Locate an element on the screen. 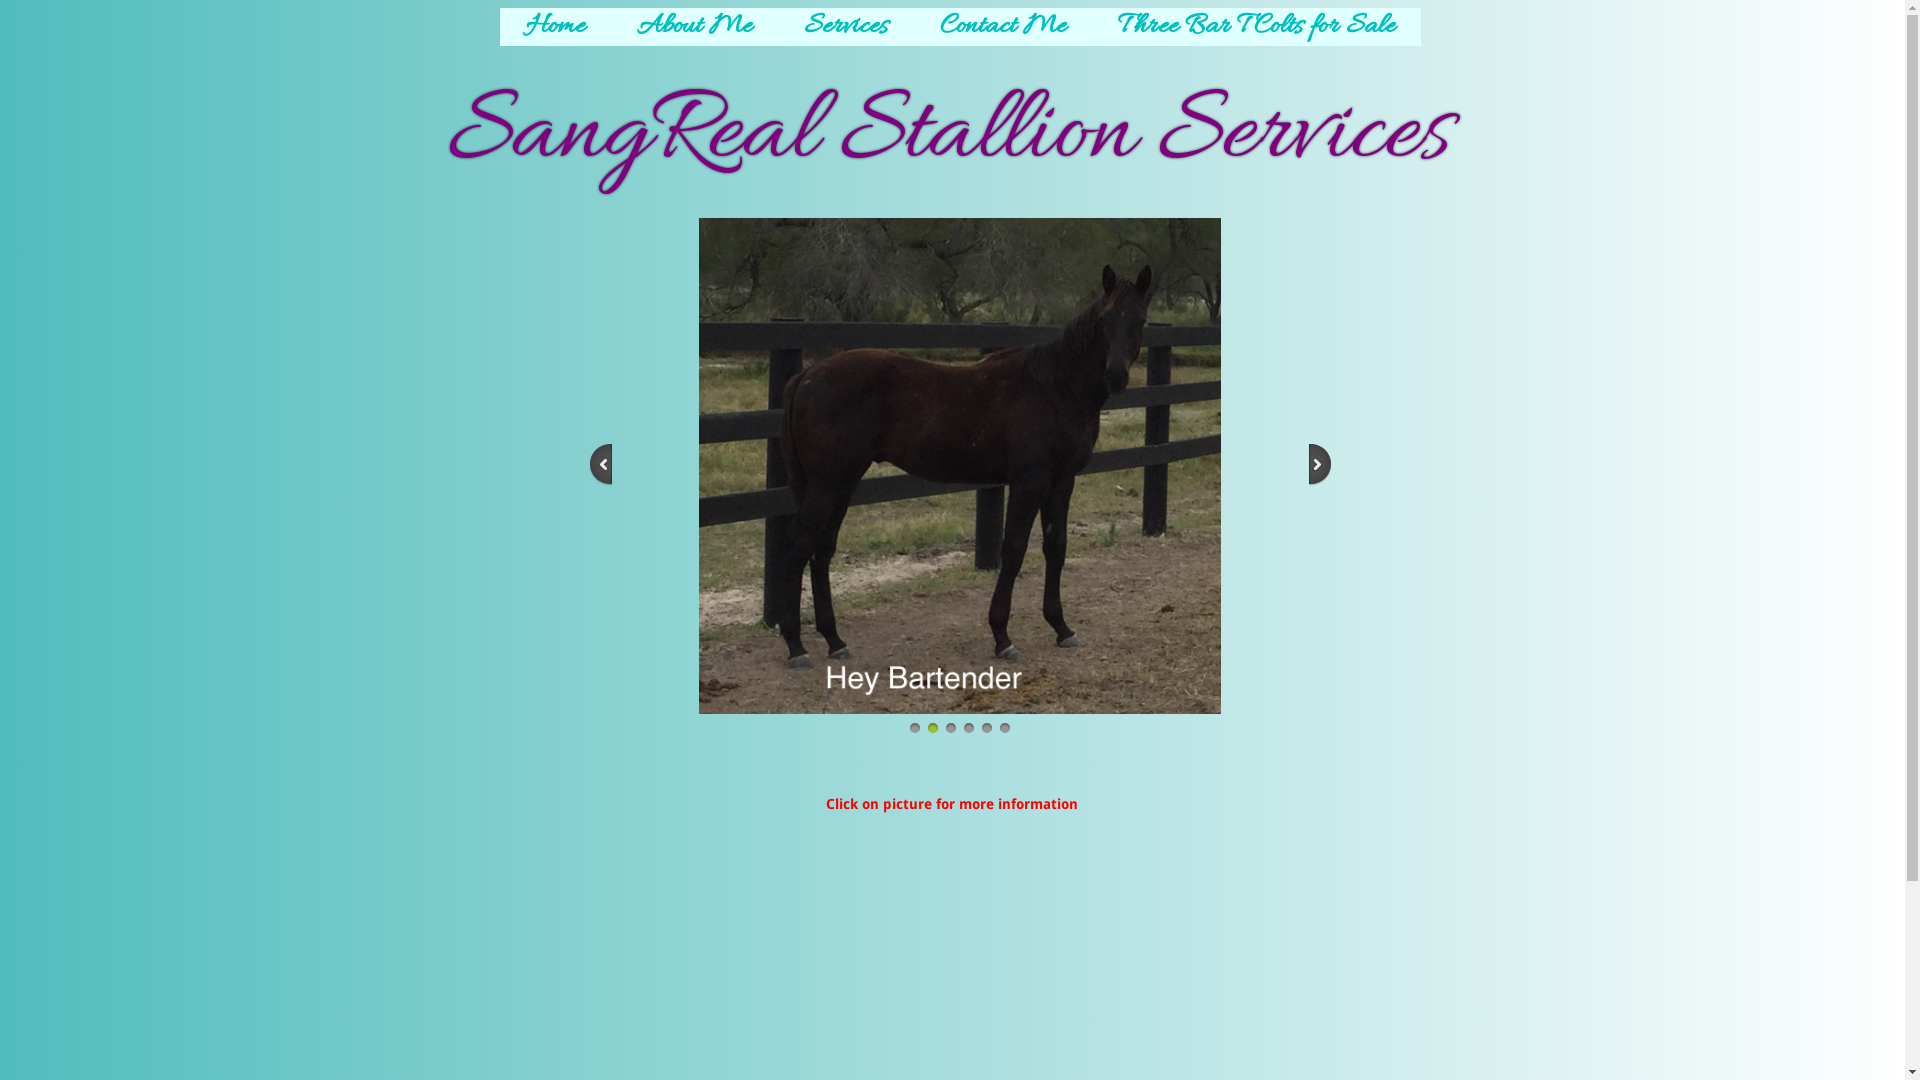  'Contact Me' is located at coordinates (912, 27).